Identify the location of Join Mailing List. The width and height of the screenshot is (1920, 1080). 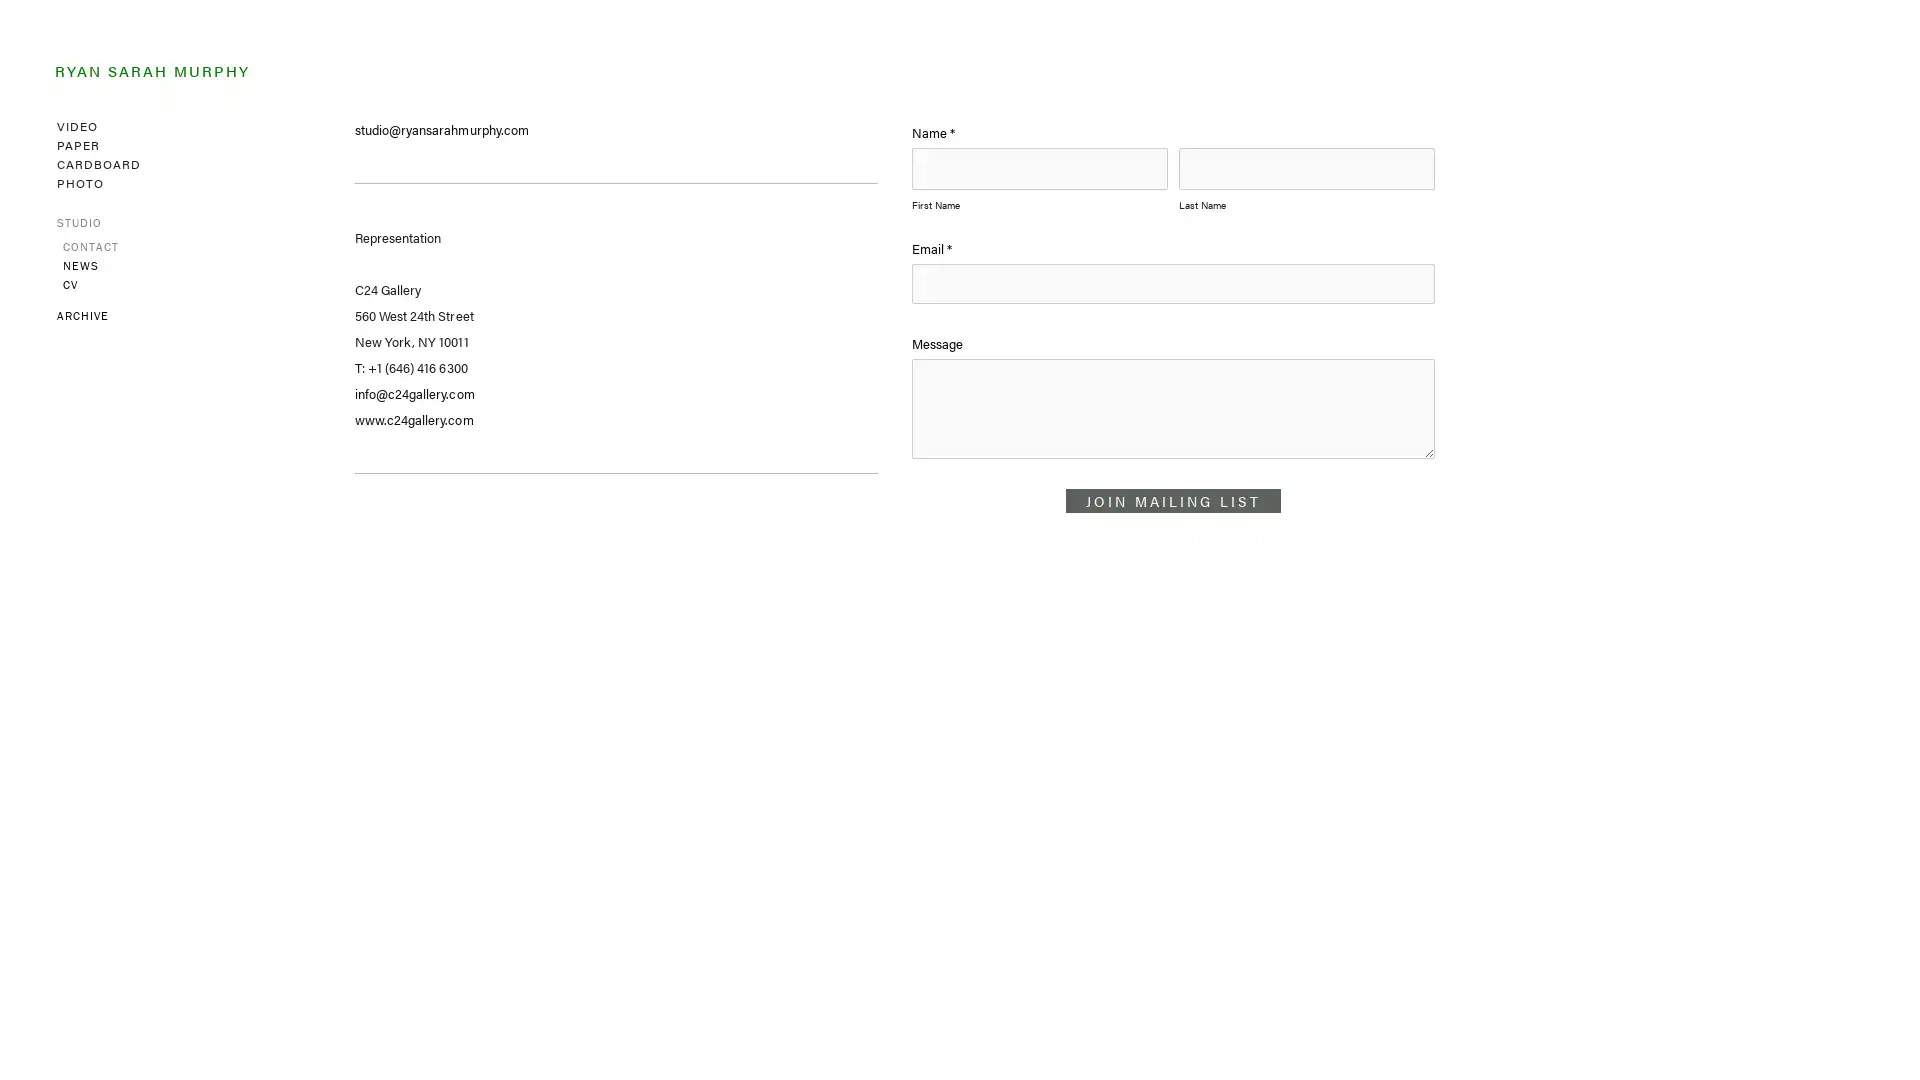
(1173, 500).